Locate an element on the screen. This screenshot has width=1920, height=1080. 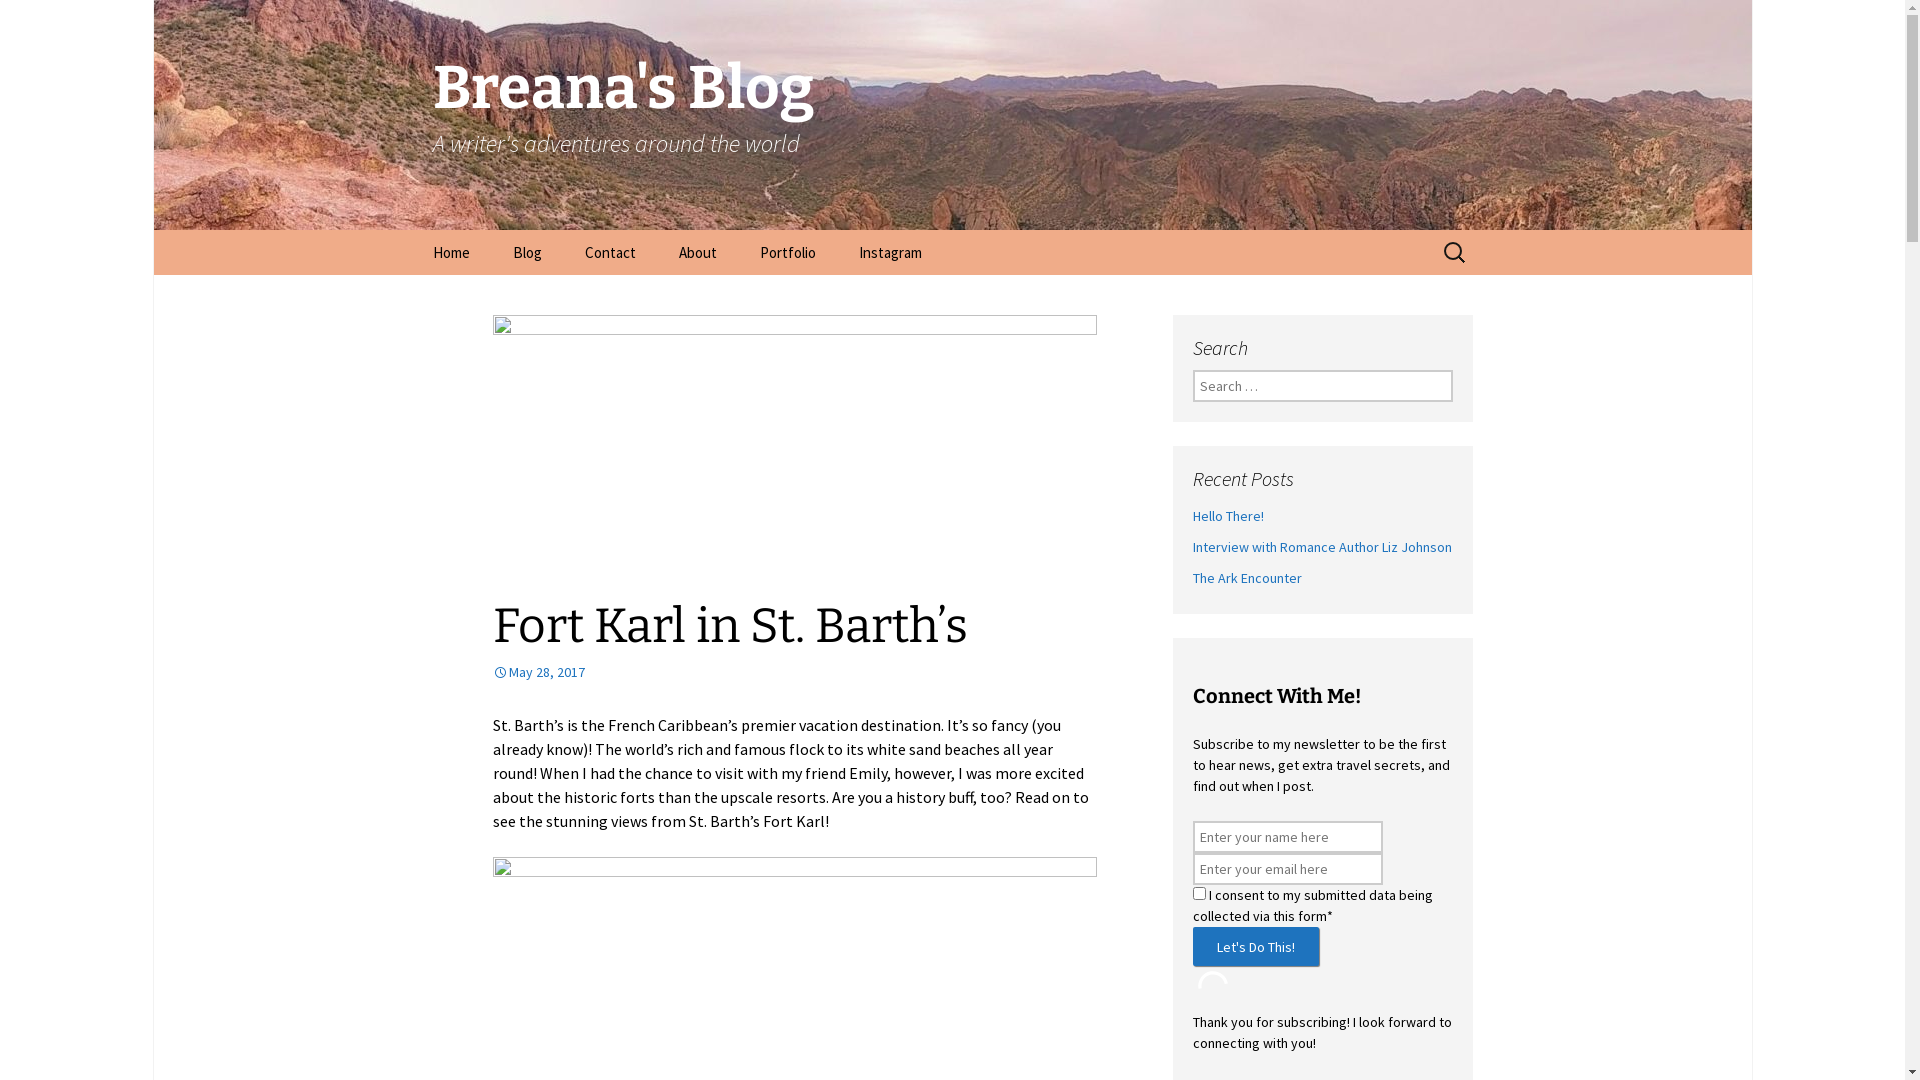
'Contact' is located at coordinates (608, 251).